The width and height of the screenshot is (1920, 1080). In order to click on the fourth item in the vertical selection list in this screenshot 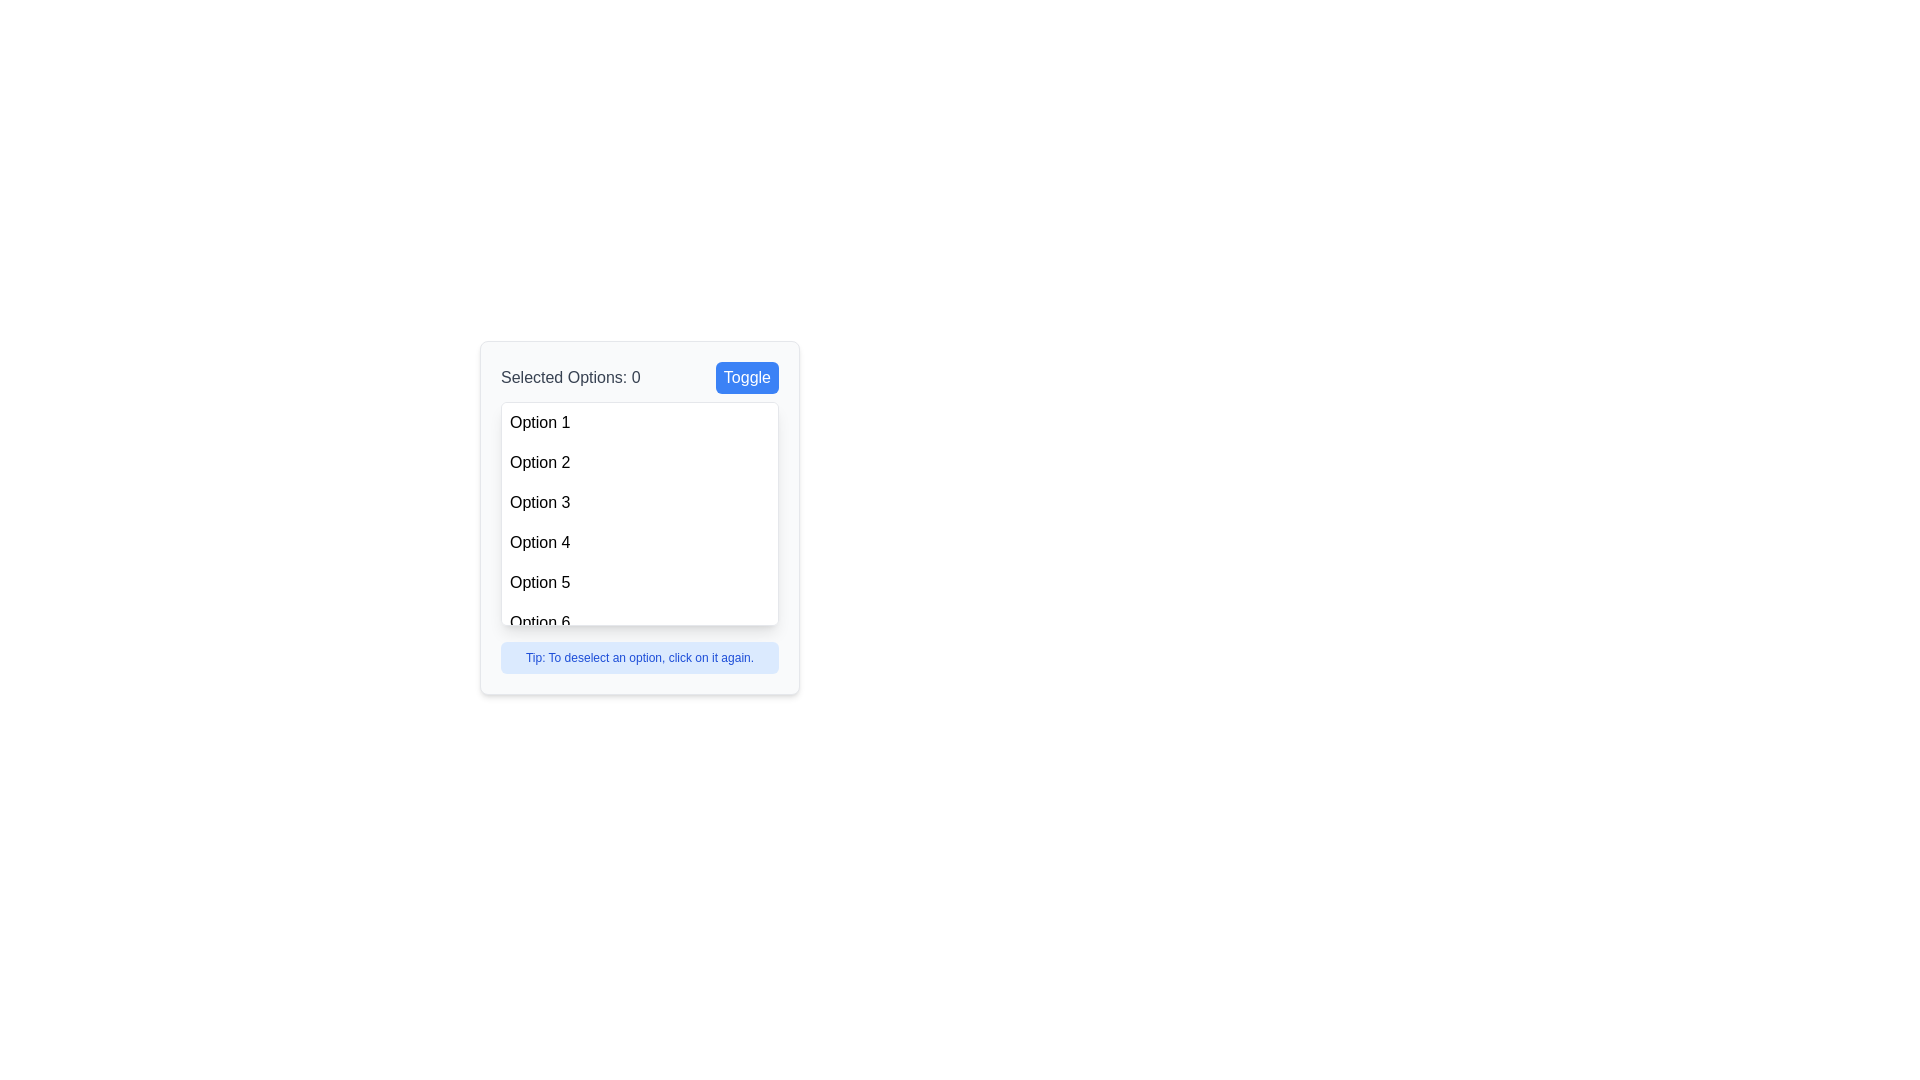, I will do `click(540, 543)`.